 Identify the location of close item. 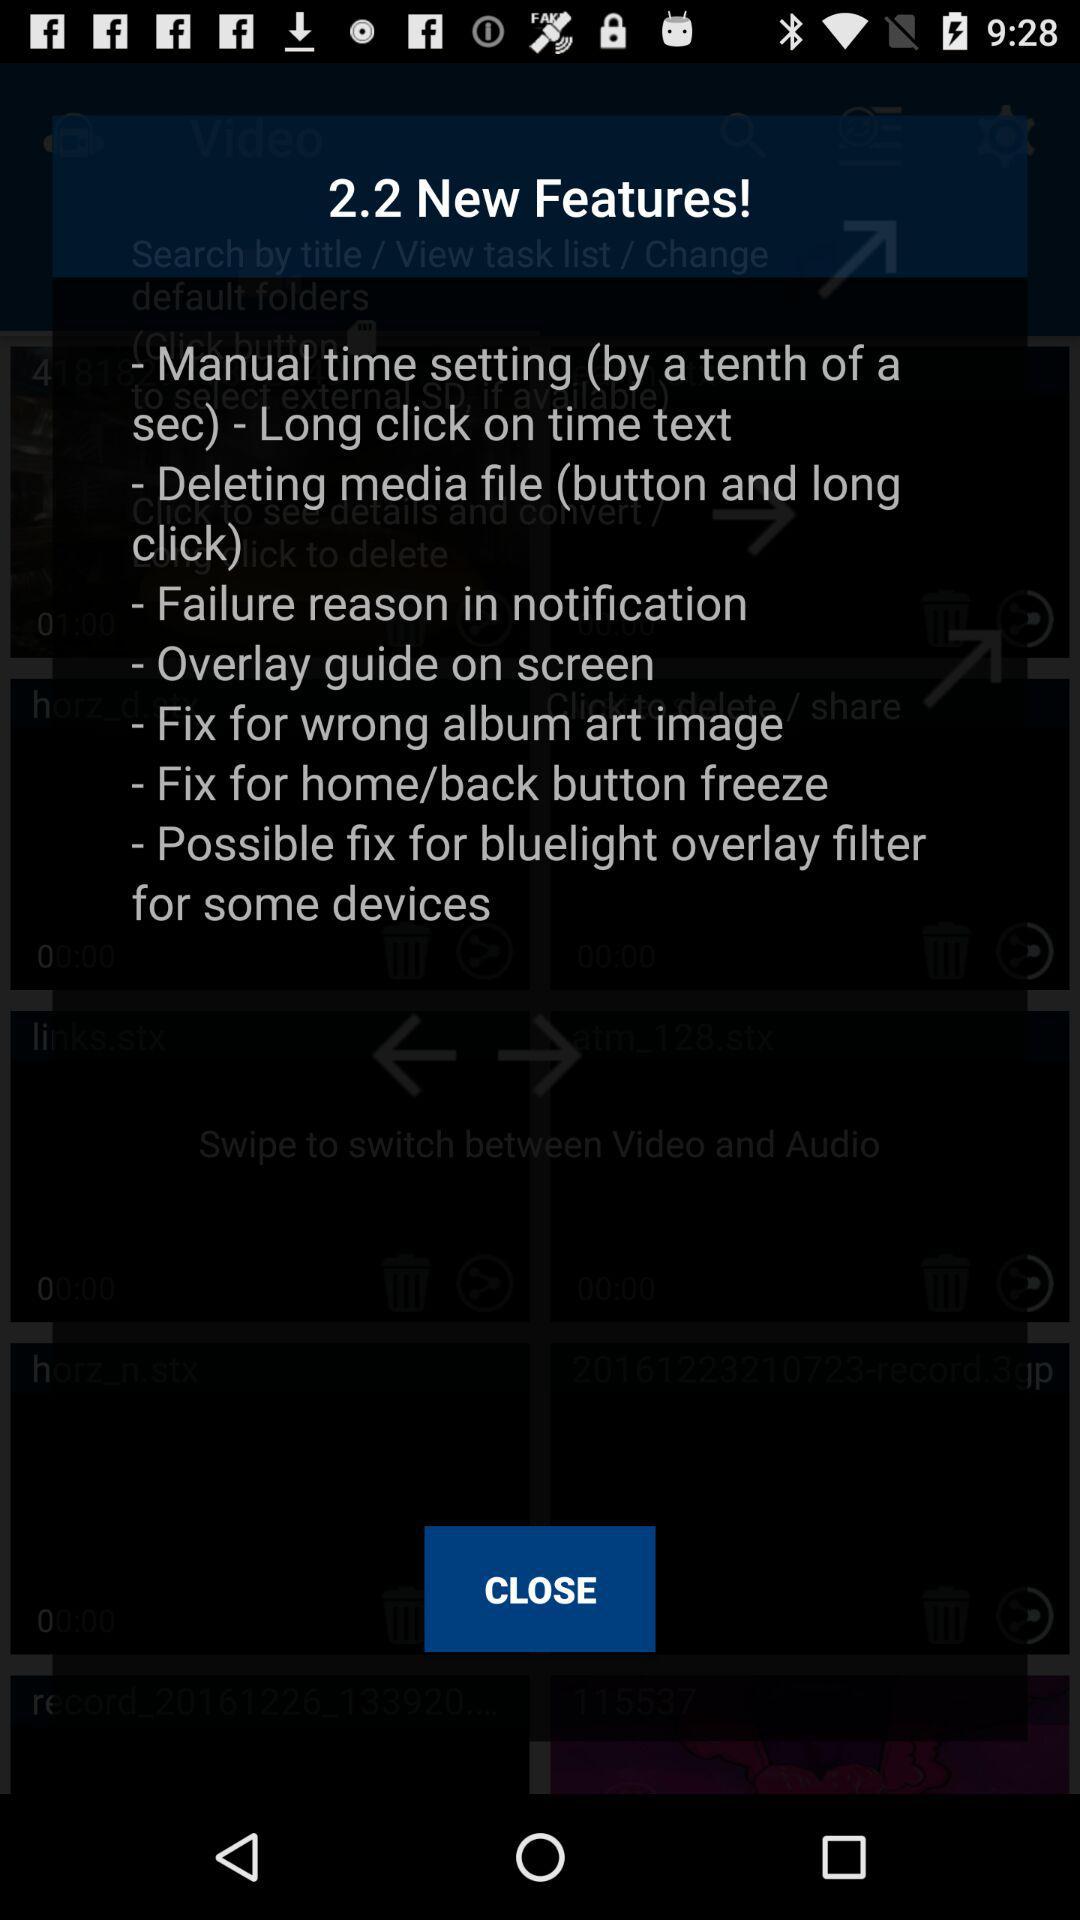
(540, 1588).